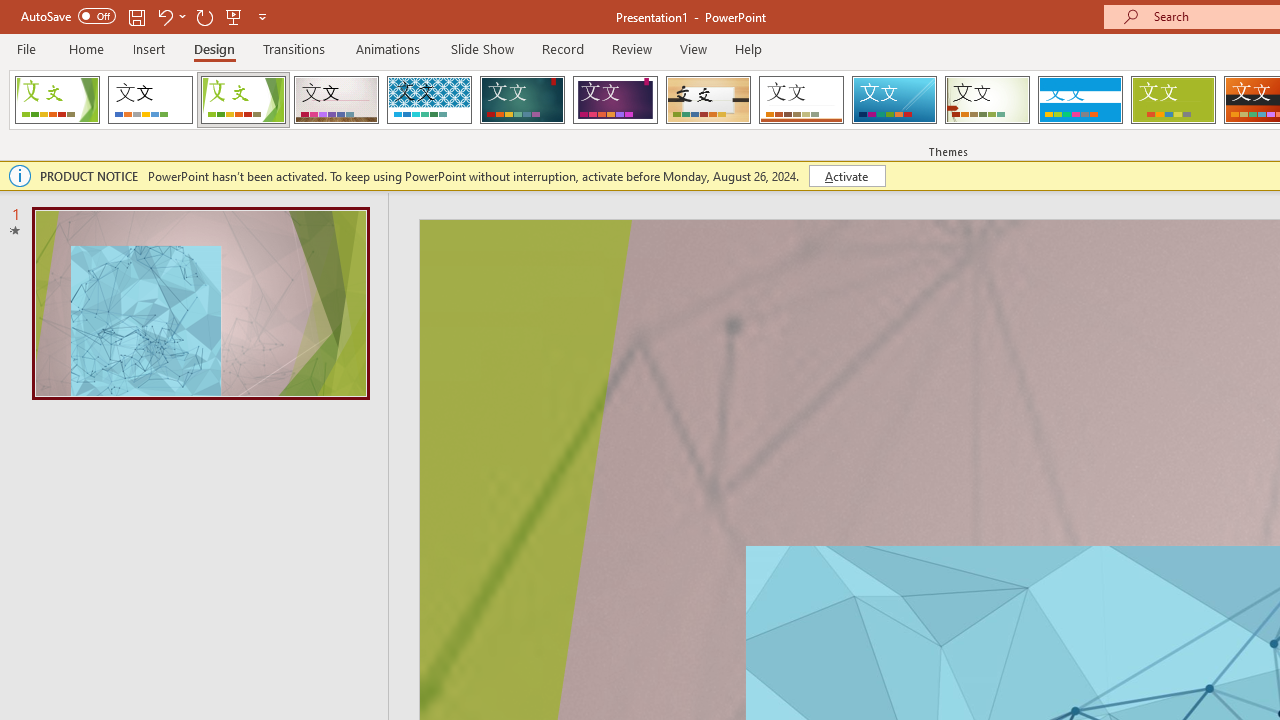 The width and height of the screenshot is (1280, 720). Describe the element at coordinates (428, 100) in the screenshot. I see `'Integral'` at that location.